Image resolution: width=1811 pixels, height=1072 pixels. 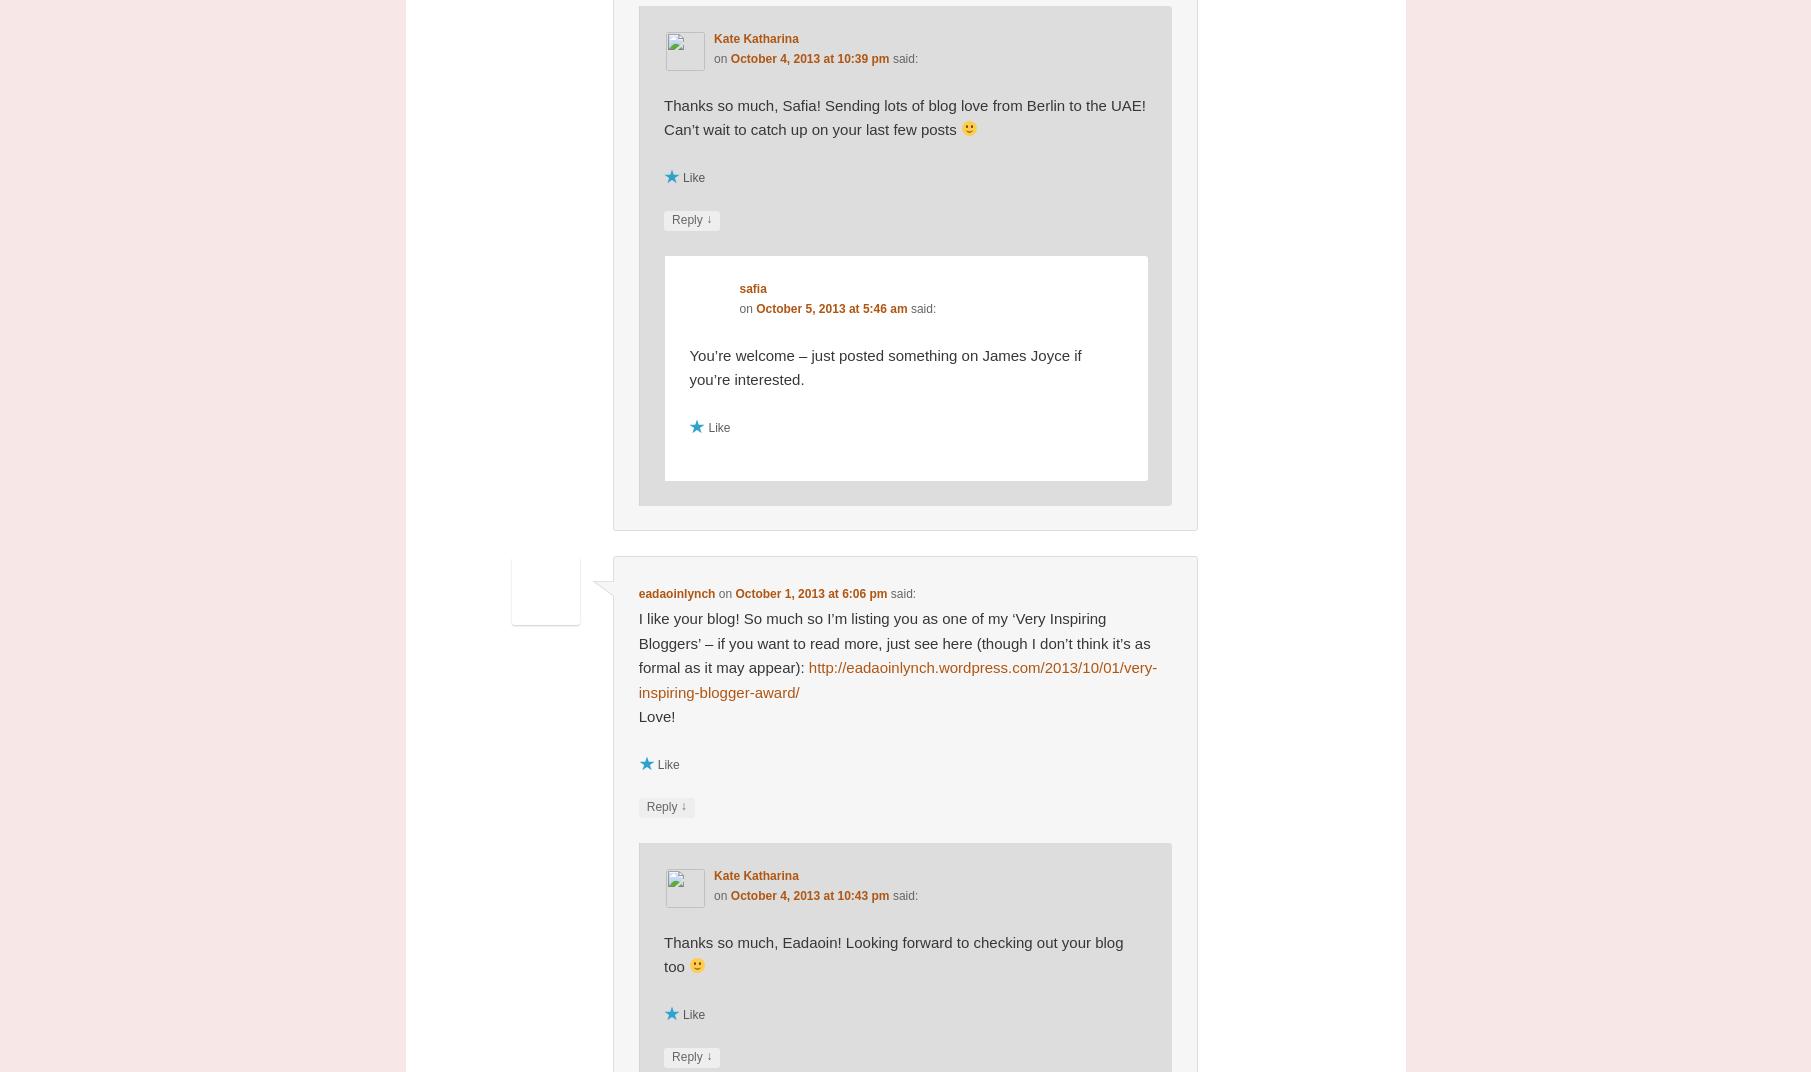 What do you see at coordinates (904, 116) in the screenshot?
I see `'Thanks so much, Safia! Sending lots of blog love from Berlin to the UAE! Can’t wait to catch up on your last few posts'` at bounding box center [904, 116].